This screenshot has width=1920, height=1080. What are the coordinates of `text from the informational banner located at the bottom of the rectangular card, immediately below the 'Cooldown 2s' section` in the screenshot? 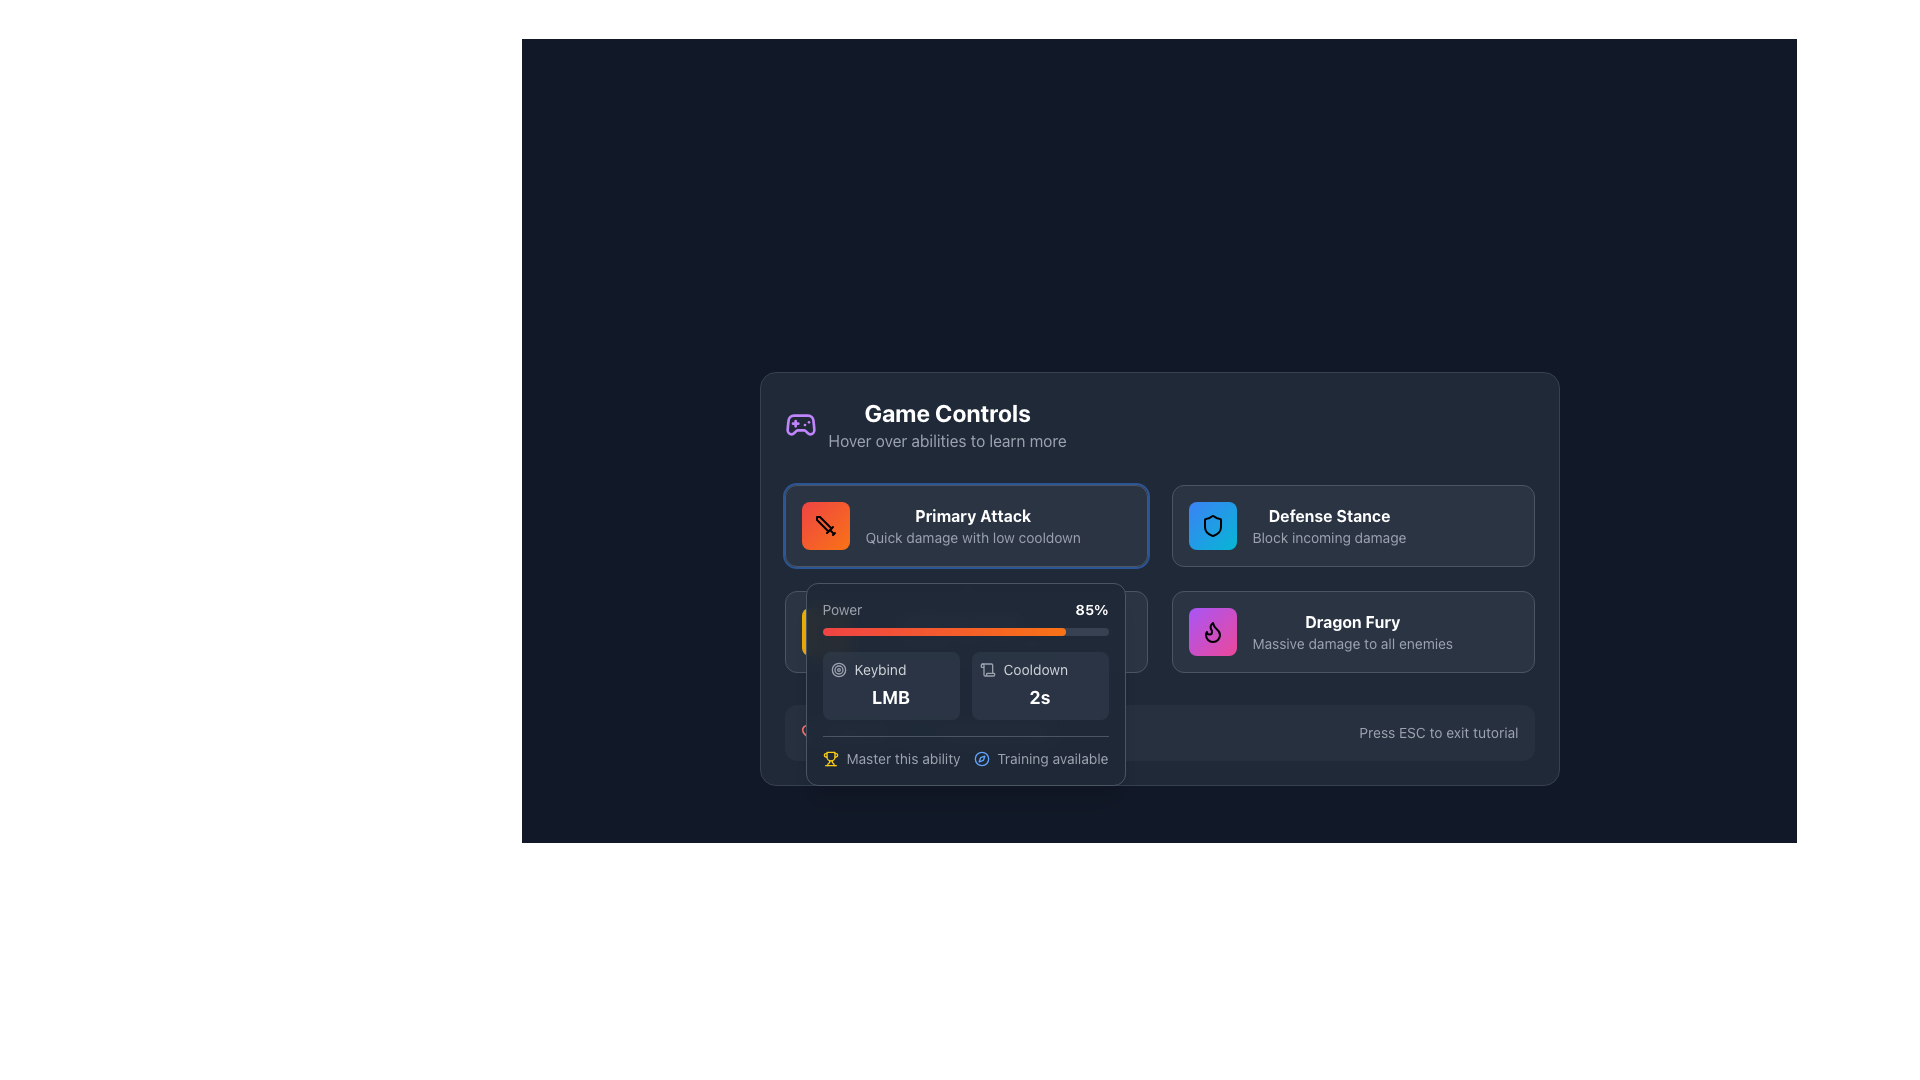 It's located at (965, 752).